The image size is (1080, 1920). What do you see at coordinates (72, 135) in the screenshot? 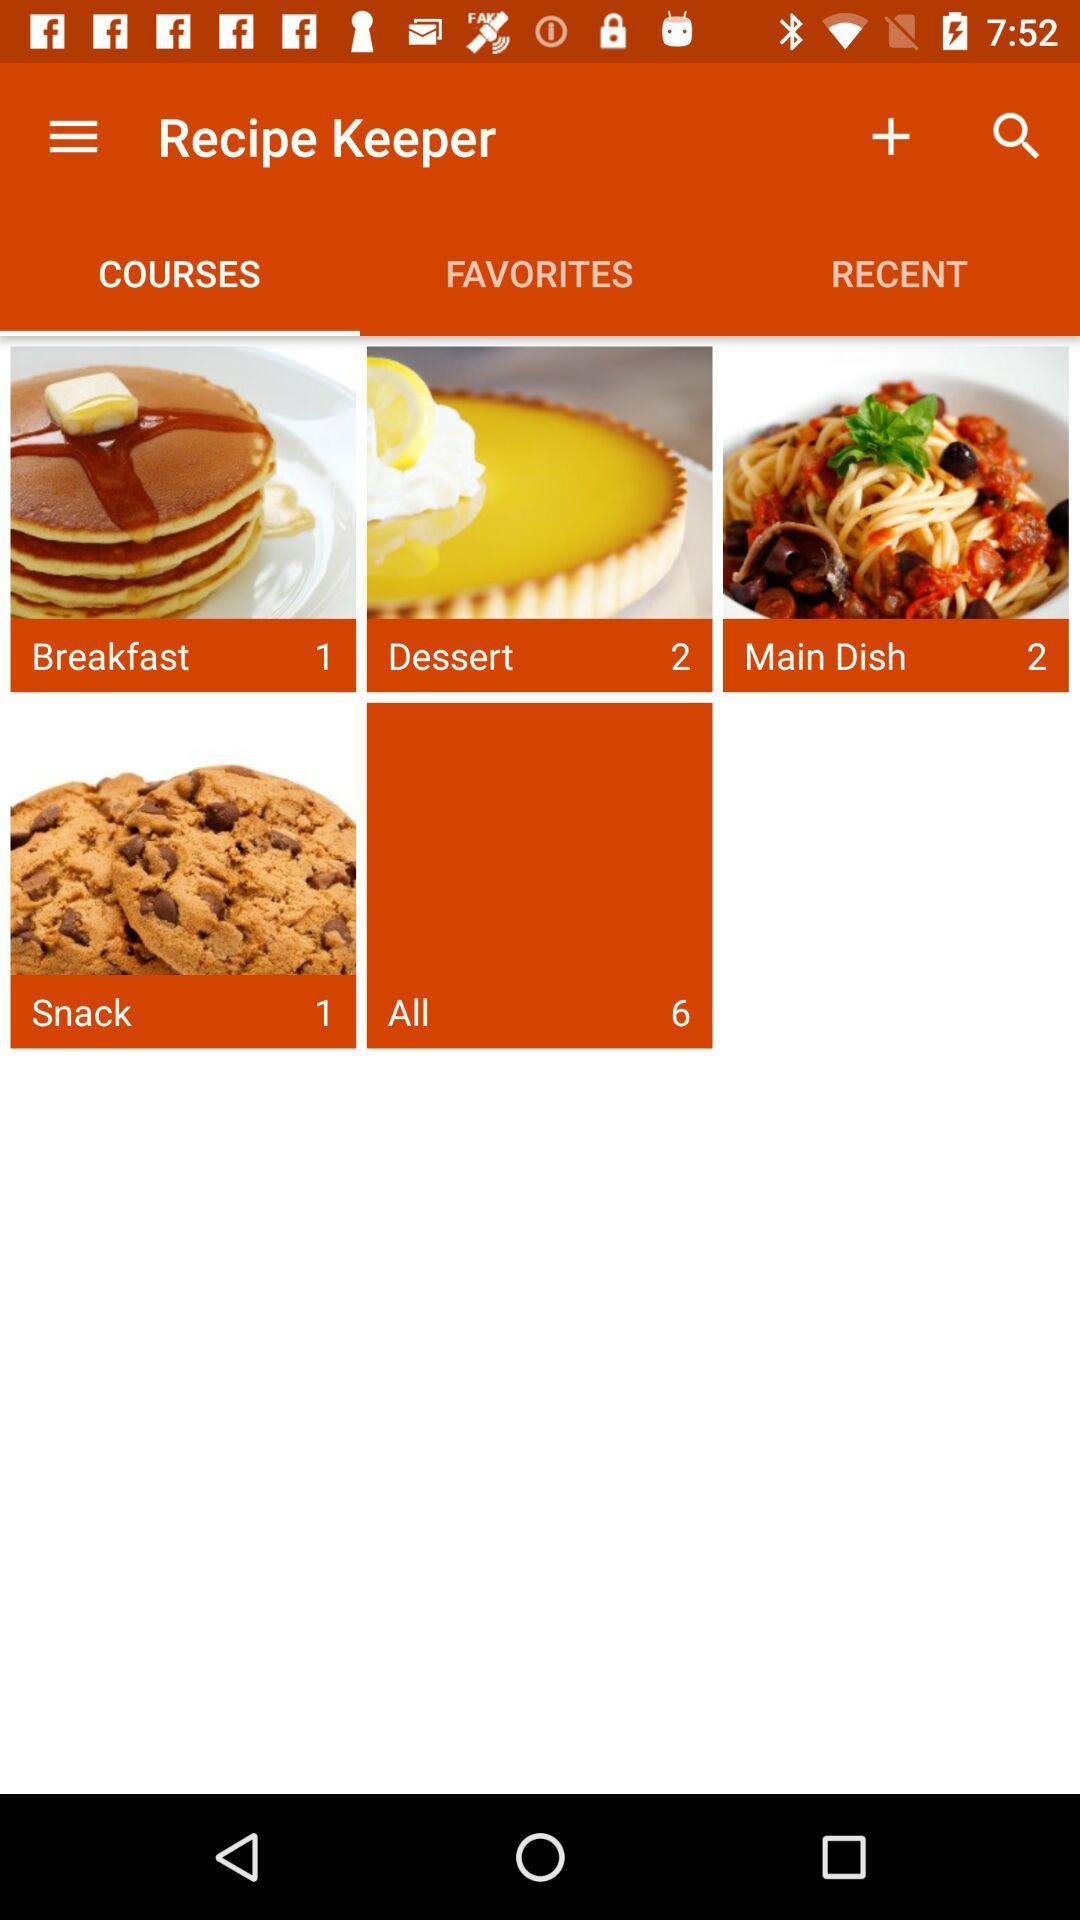
I see `the item to the left of the recipe keeper item` at bounding box center [72, 135].